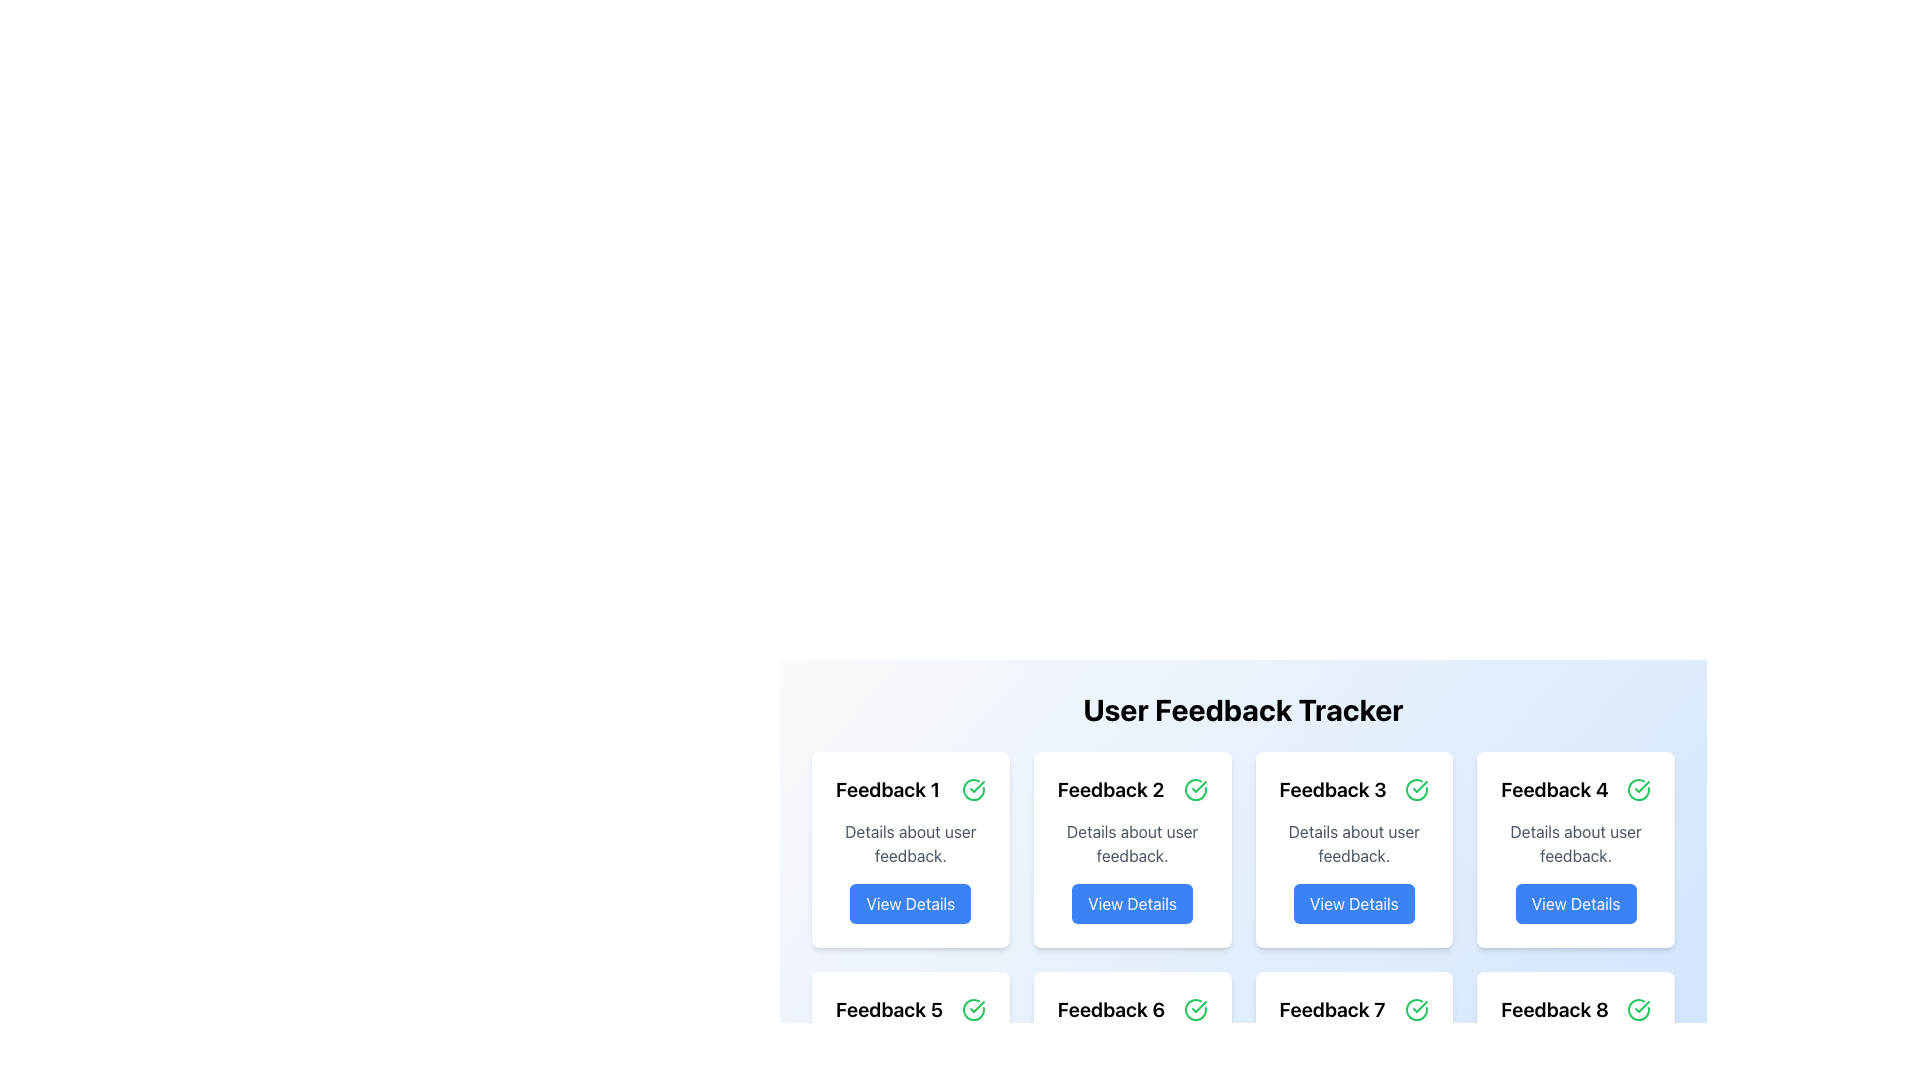 The height and width of the screenshot is (1080, 1920). I want to click on the circular checkmark icon with a green outline located next to the 'Feedback 3' label in the middle of the second row of feedback items, so click(1416, 789).